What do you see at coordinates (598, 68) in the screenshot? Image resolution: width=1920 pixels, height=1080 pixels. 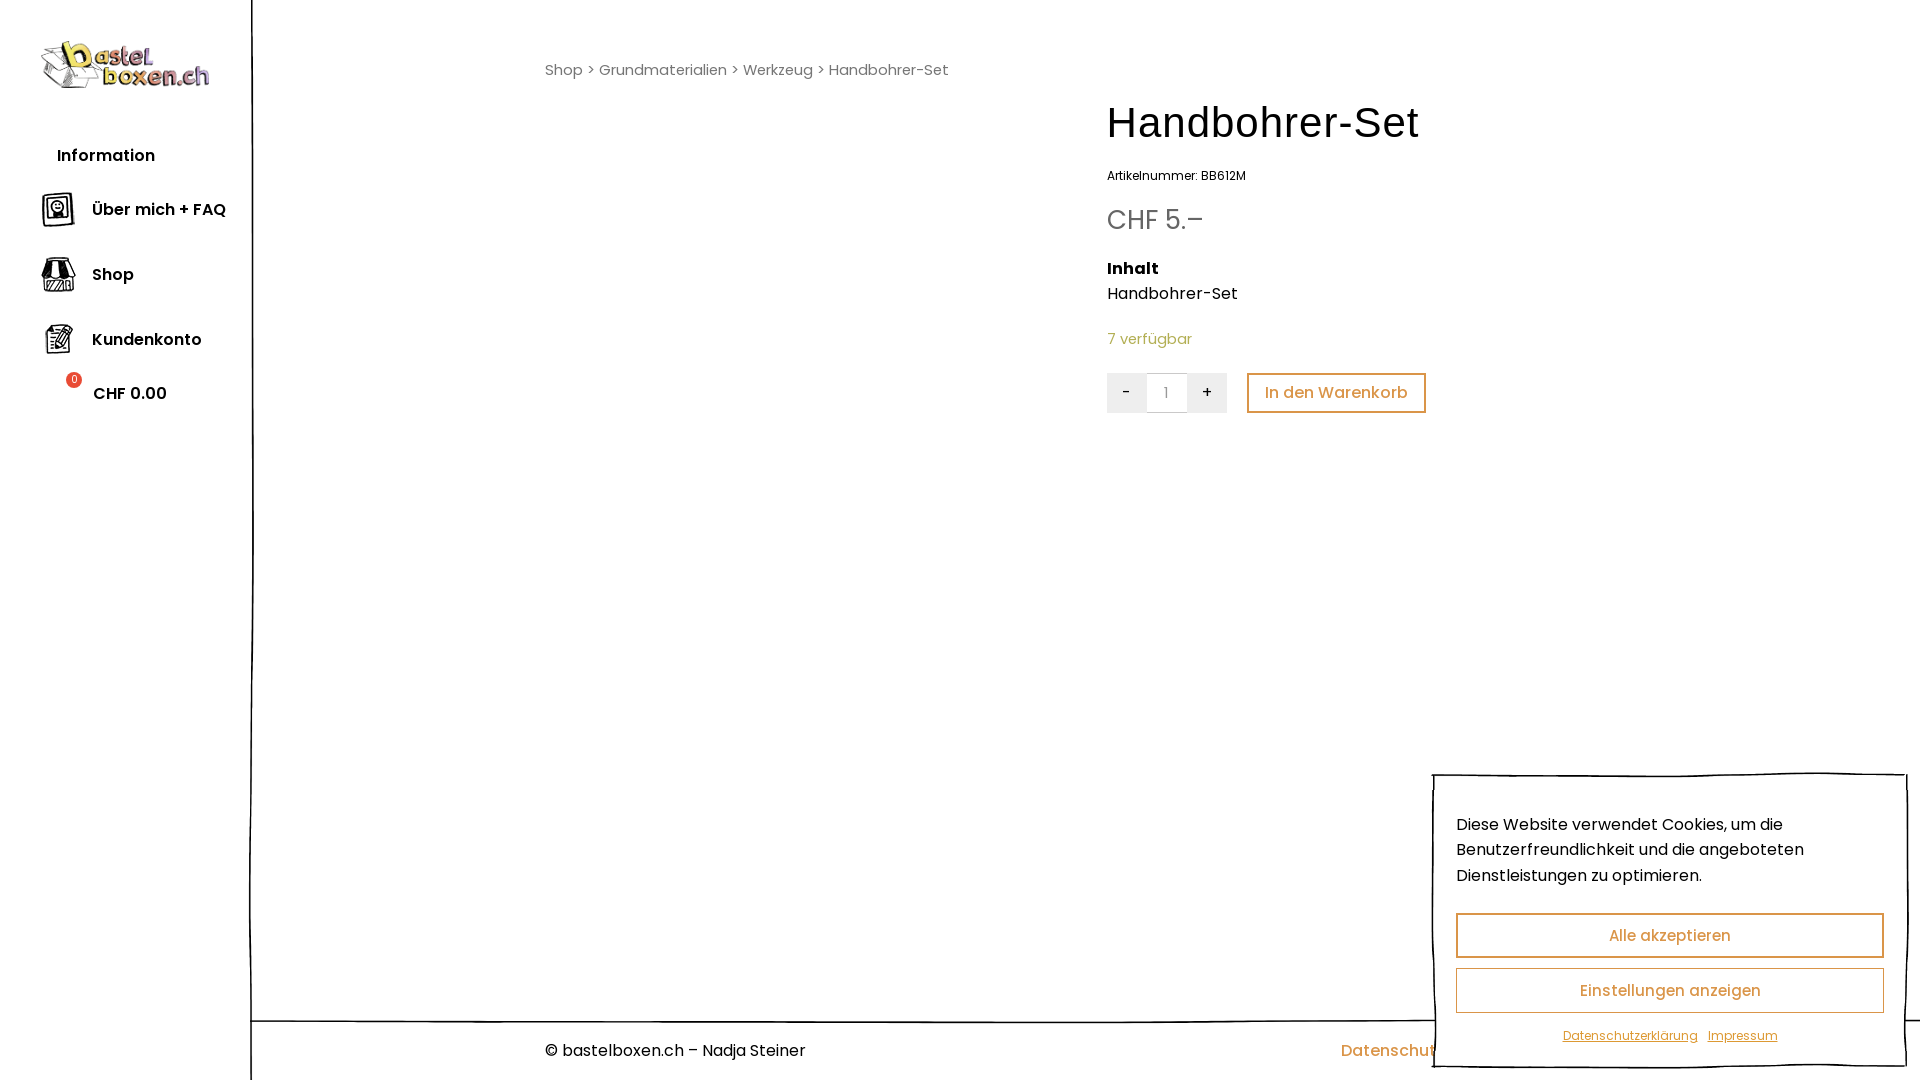 I see `'Grundmaterialien'` at bounding box center [598, 68].